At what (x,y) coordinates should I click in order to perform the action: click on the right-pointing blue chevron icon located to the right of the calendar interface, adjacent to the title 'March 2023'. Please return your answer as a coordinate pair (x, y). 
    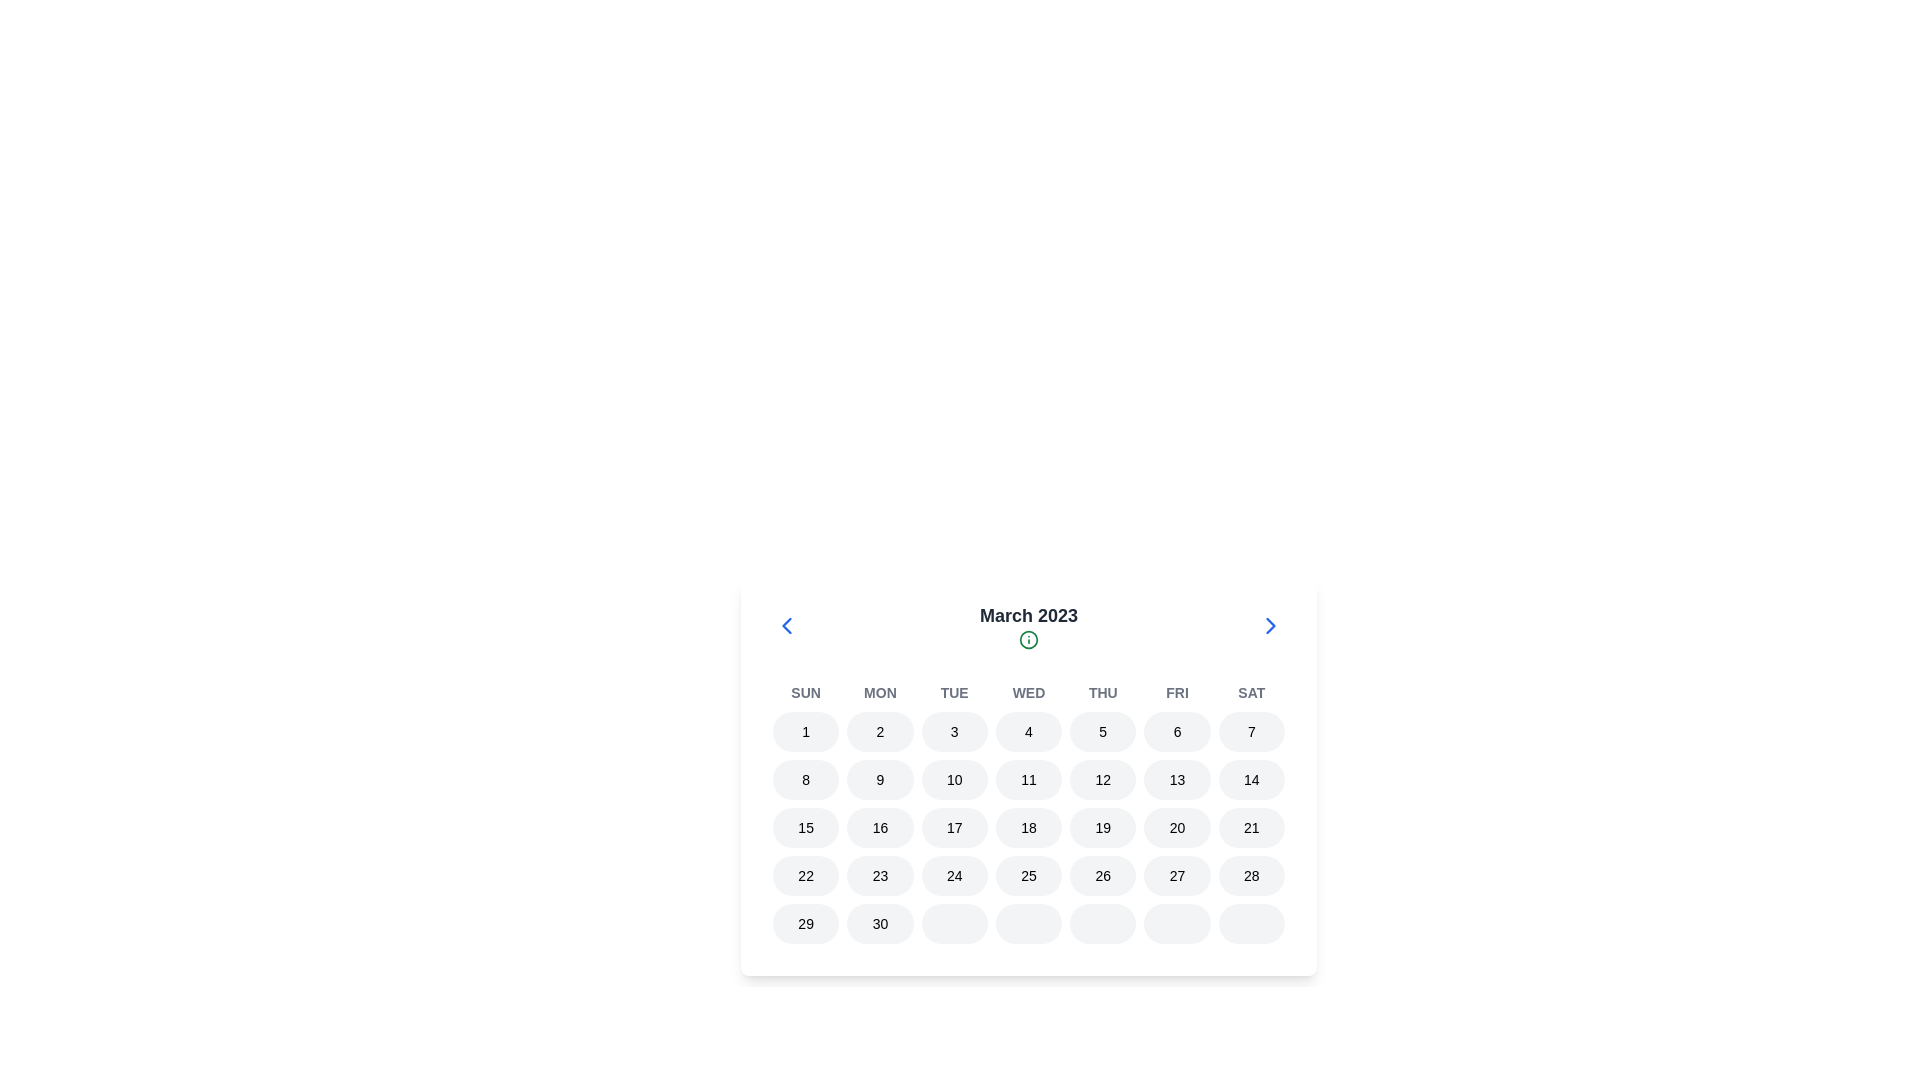
    Looking at the image, I should click on (1270, 624).